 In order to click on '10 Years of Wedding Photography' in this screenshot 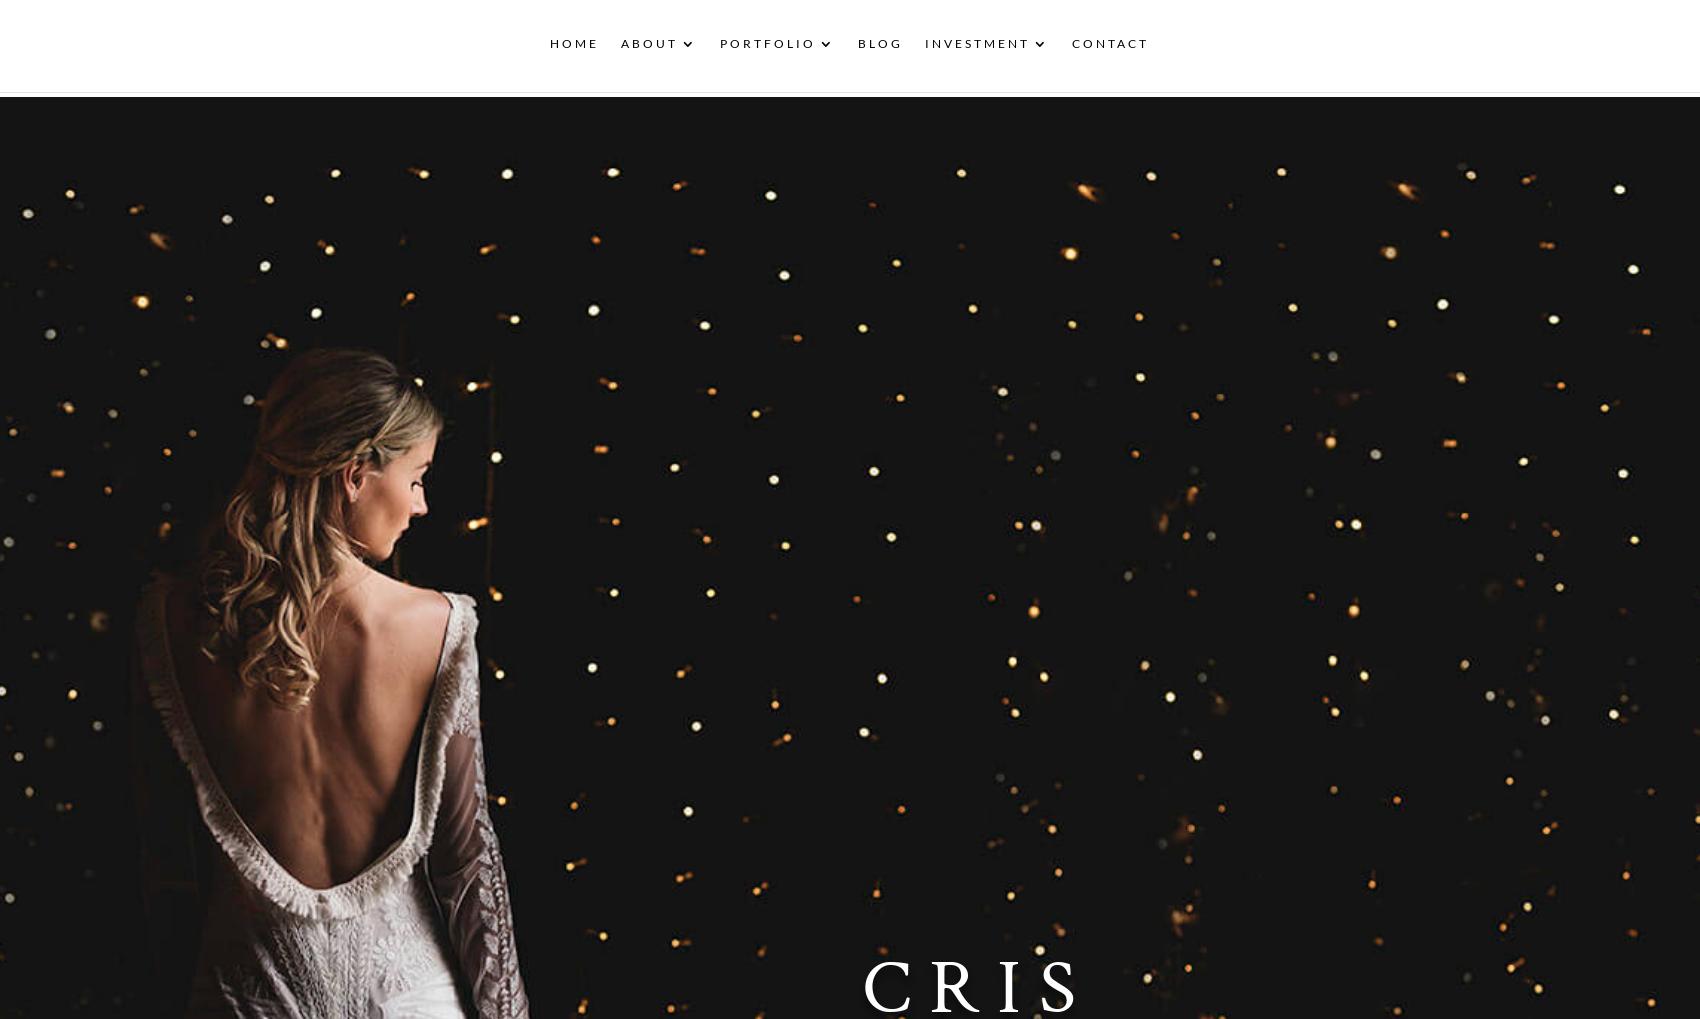, I will do `click(721, 207)`.